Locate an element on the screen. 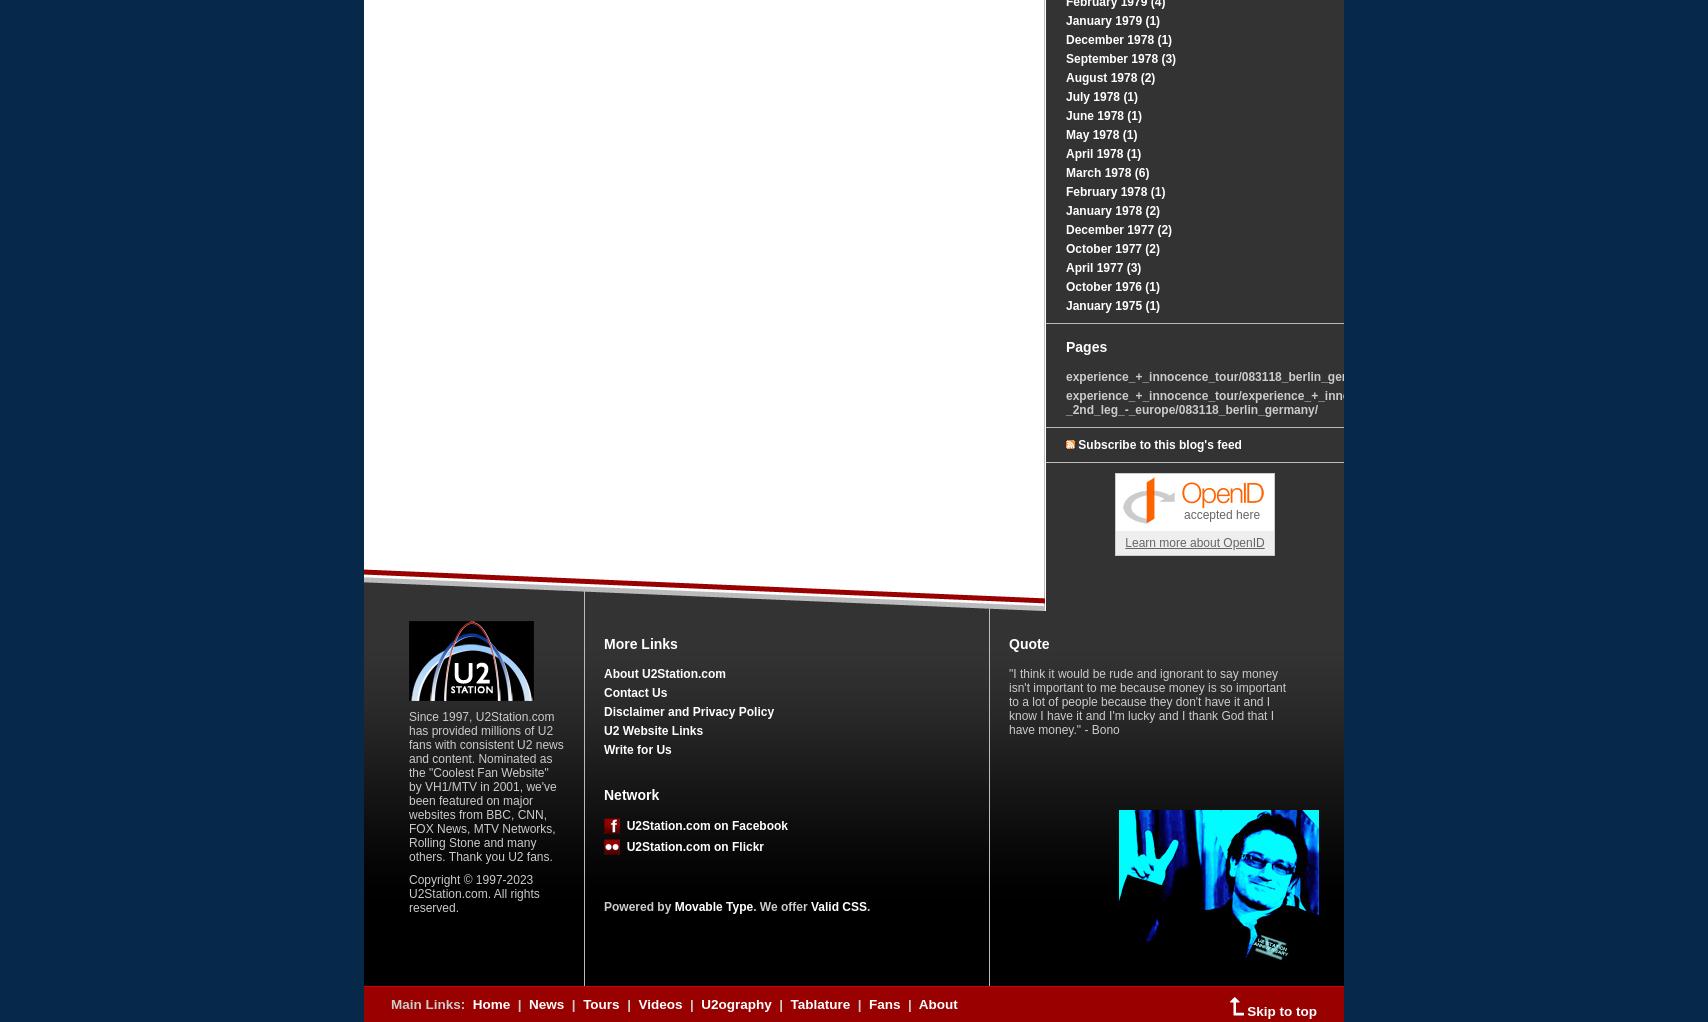 Image resolution: width=1708 pixels, height=1022 pixels. 'July 1978 (1)' is located at coordinates (1102, 95).